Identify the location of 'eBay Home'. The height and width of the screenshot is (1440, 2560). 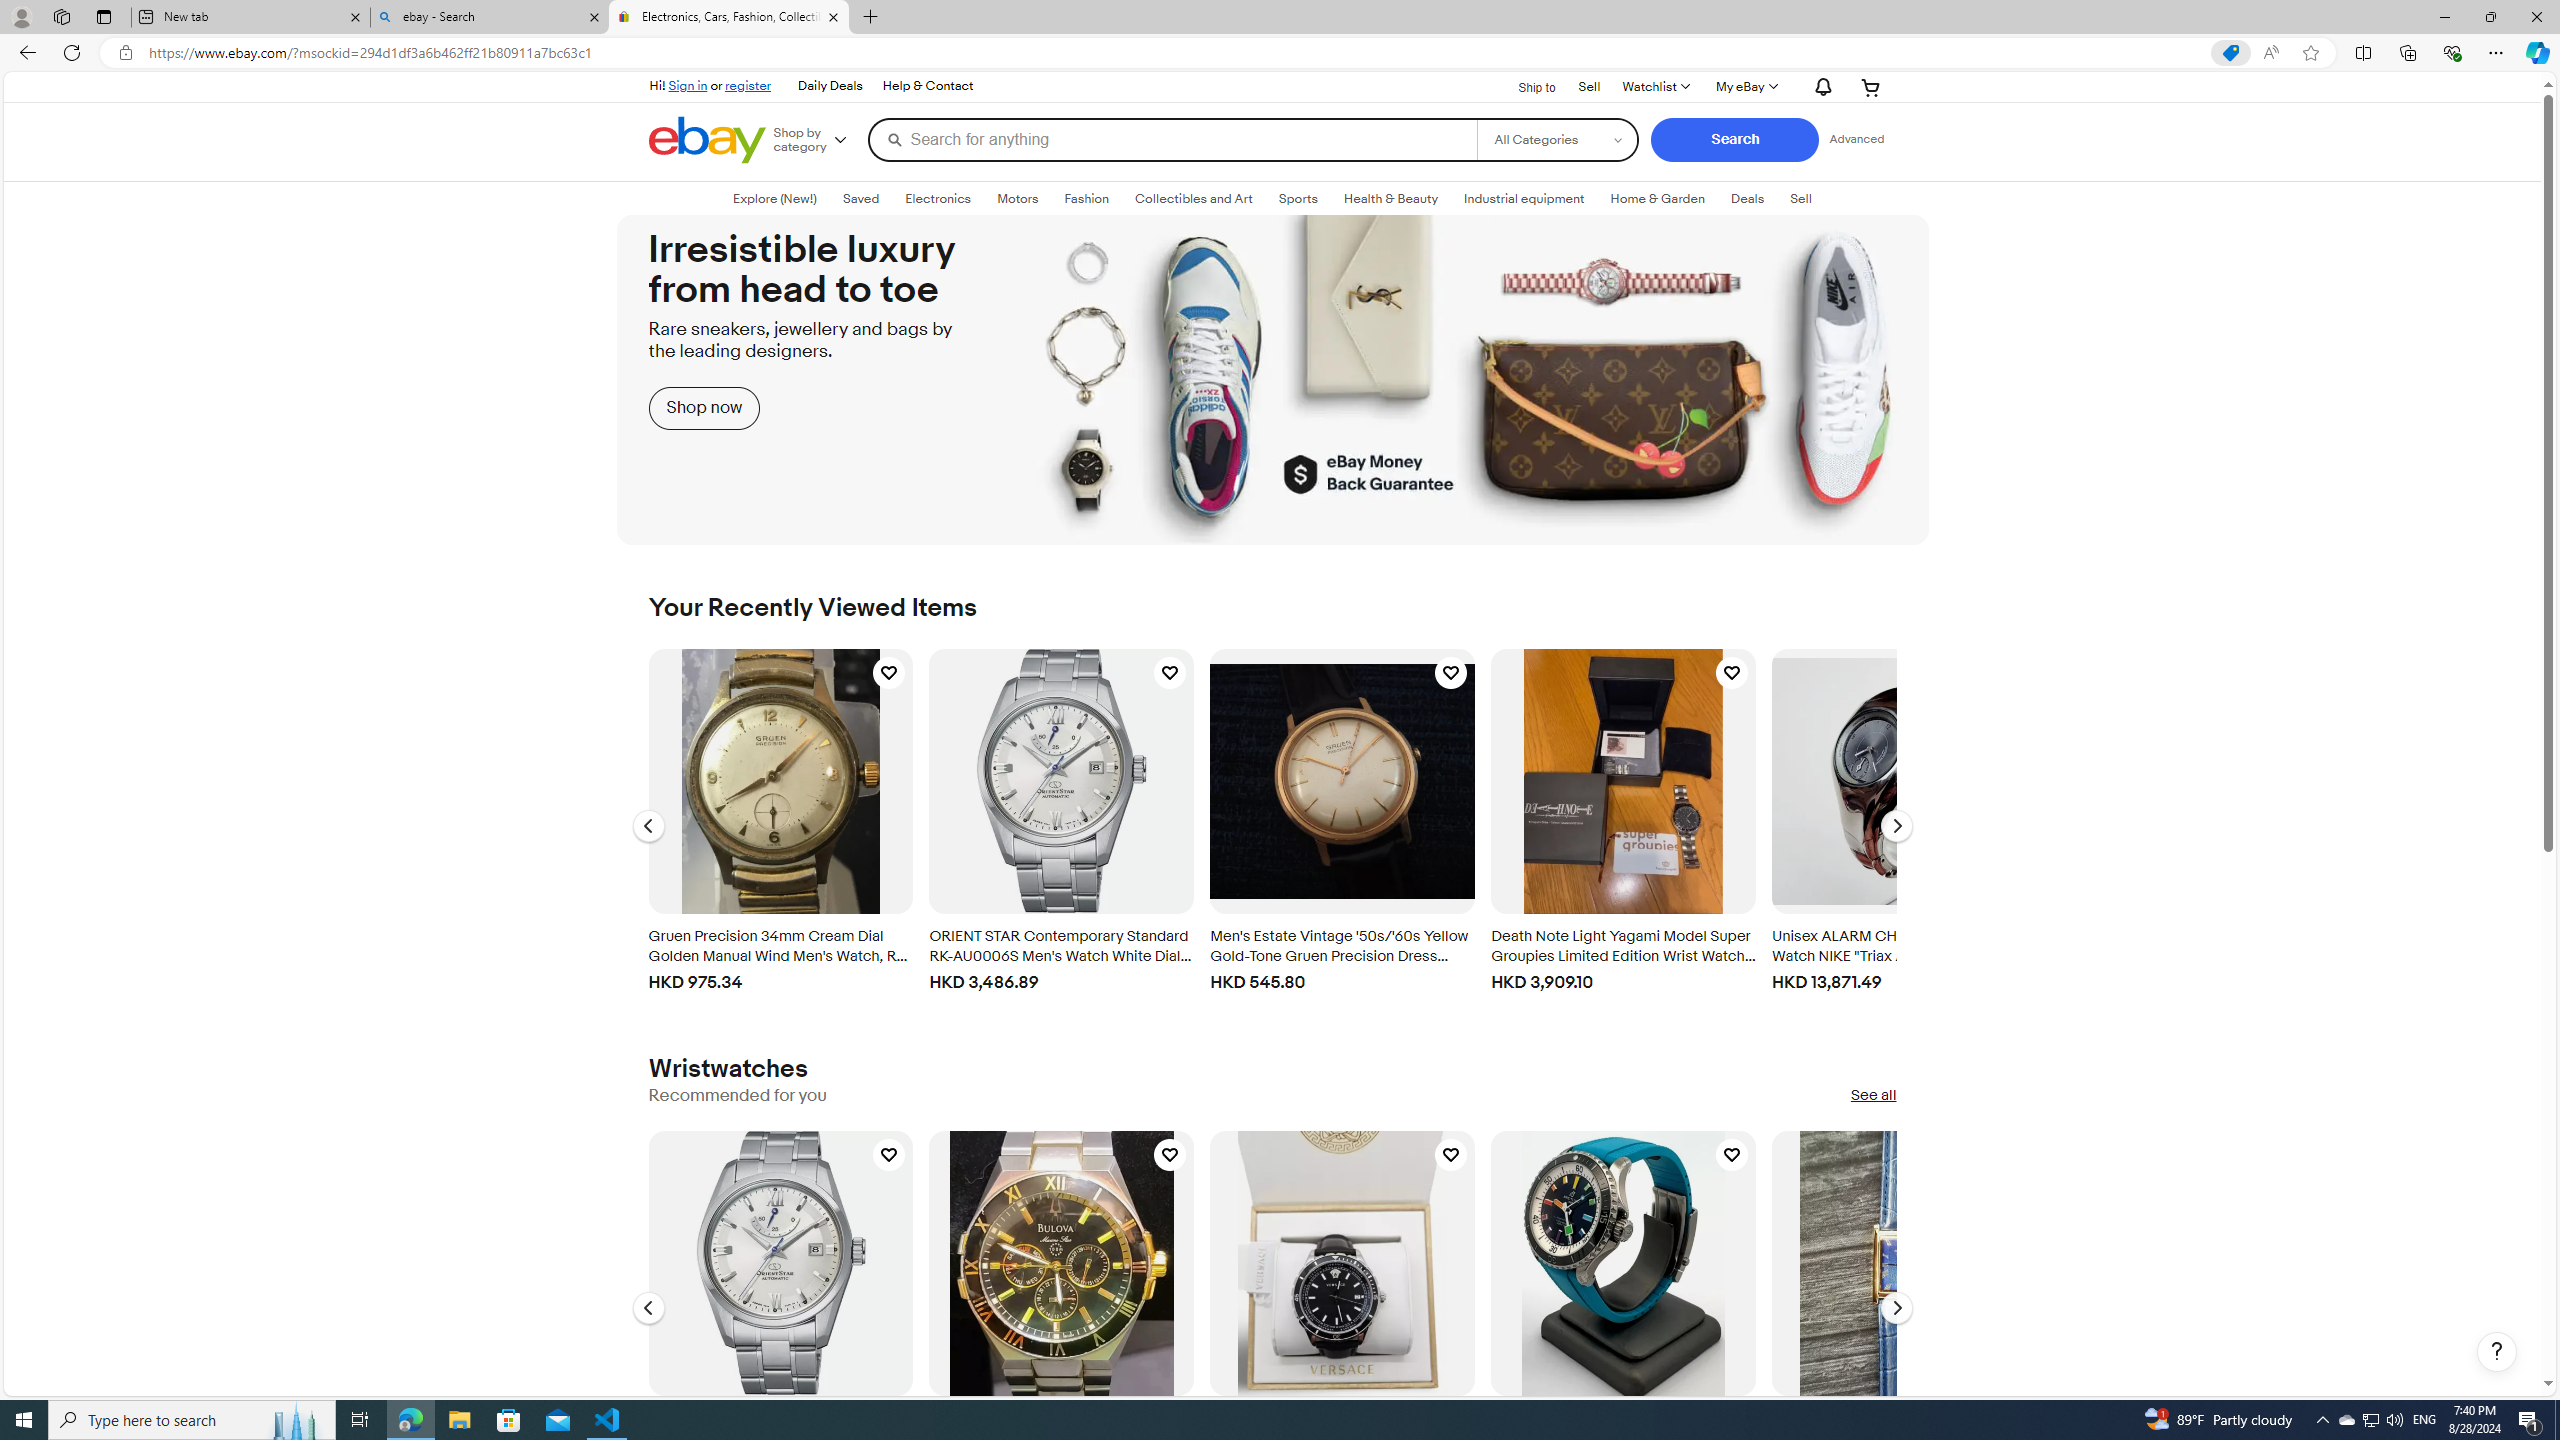
(705, 139).